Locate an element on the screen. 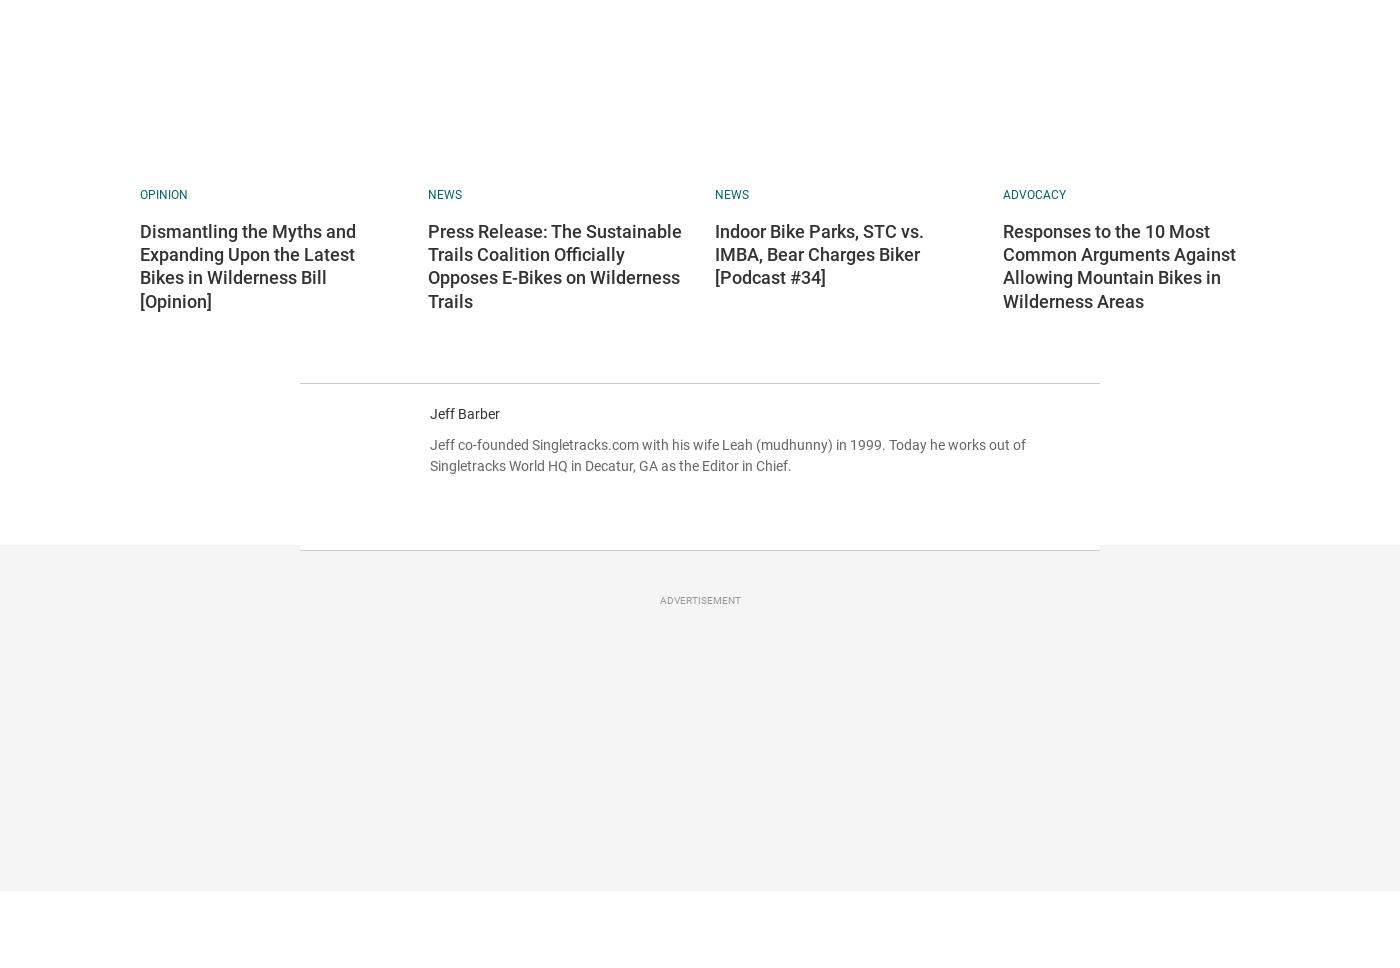 The width and height of the screenshot is (1400, 968). 'Dismantling the Myths and Expanding Upon the Latest Bikes in Wilderness Bill [Opinion]' is located at coordinates (247, 265).